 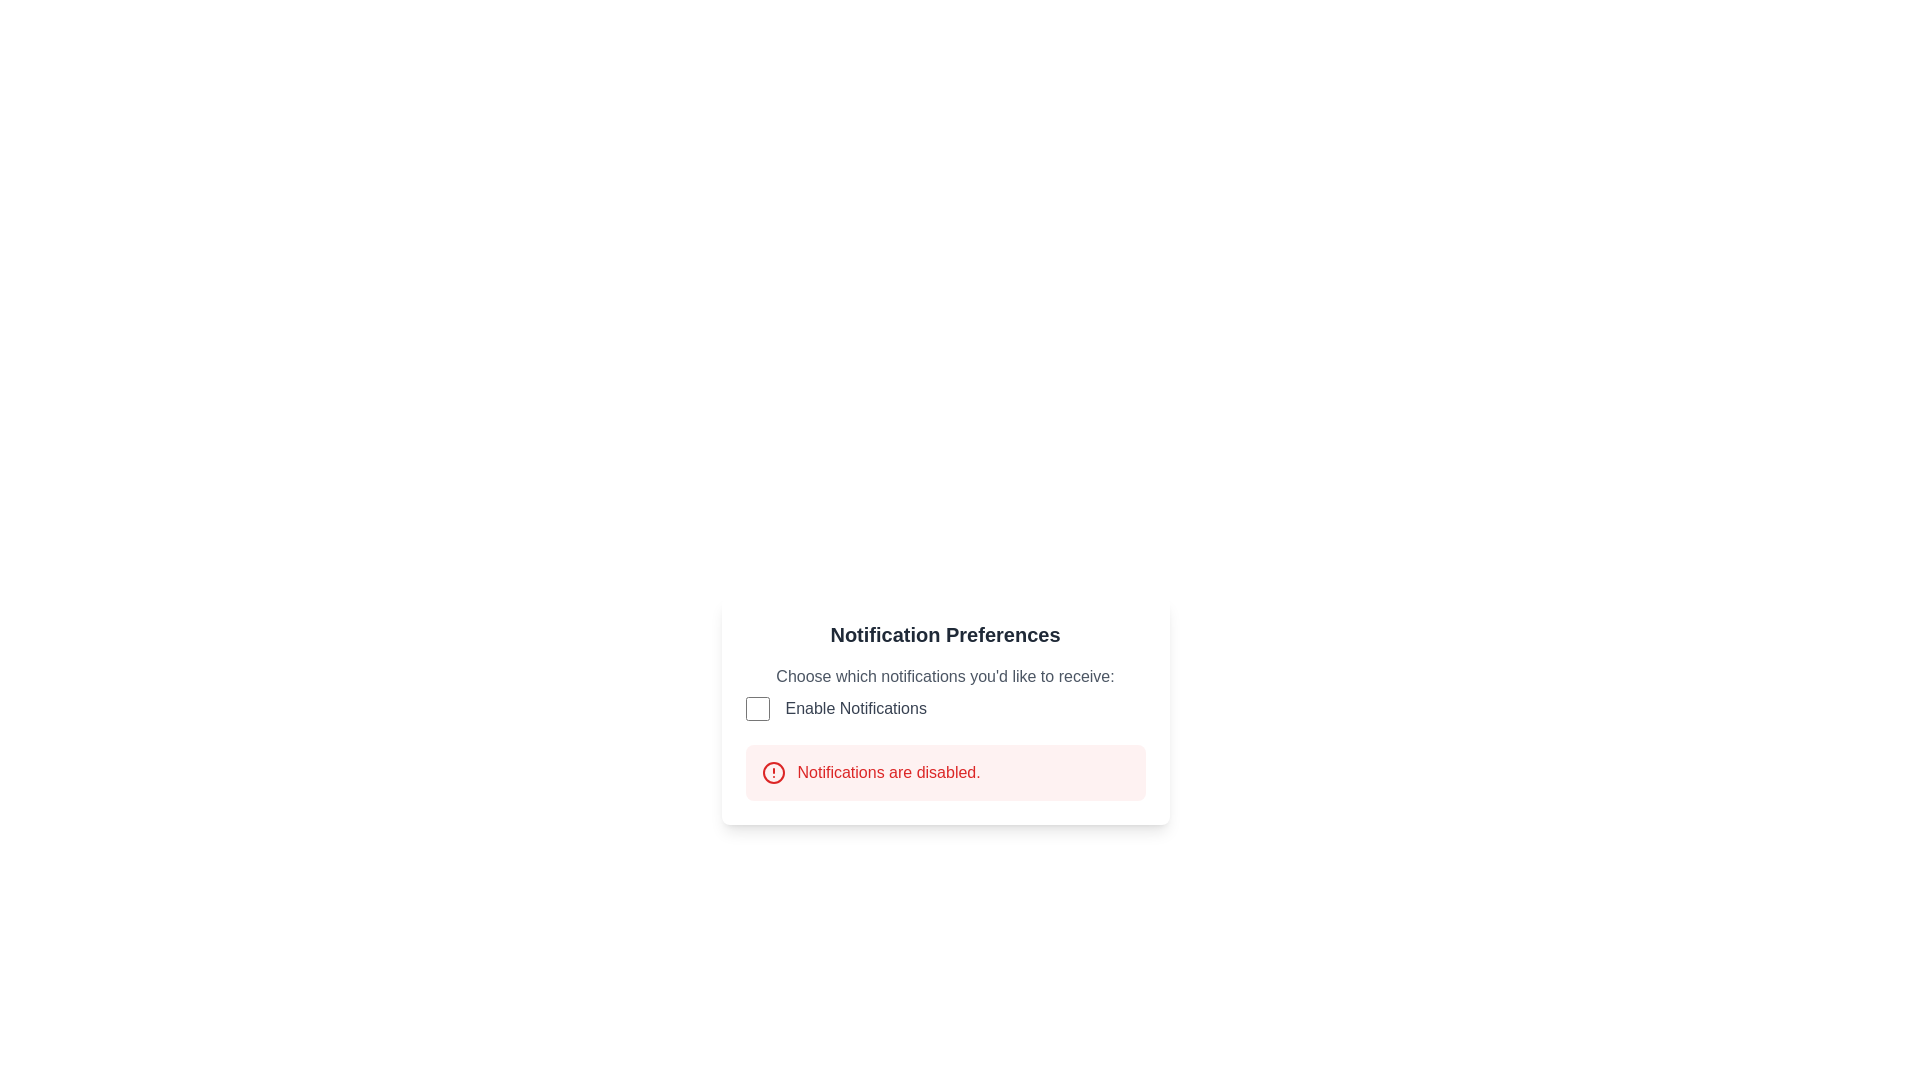 I want to click on the informational alert box with a light red background and bright red text that reads 'Notifications are disabled.', so click(x=944, y=771).